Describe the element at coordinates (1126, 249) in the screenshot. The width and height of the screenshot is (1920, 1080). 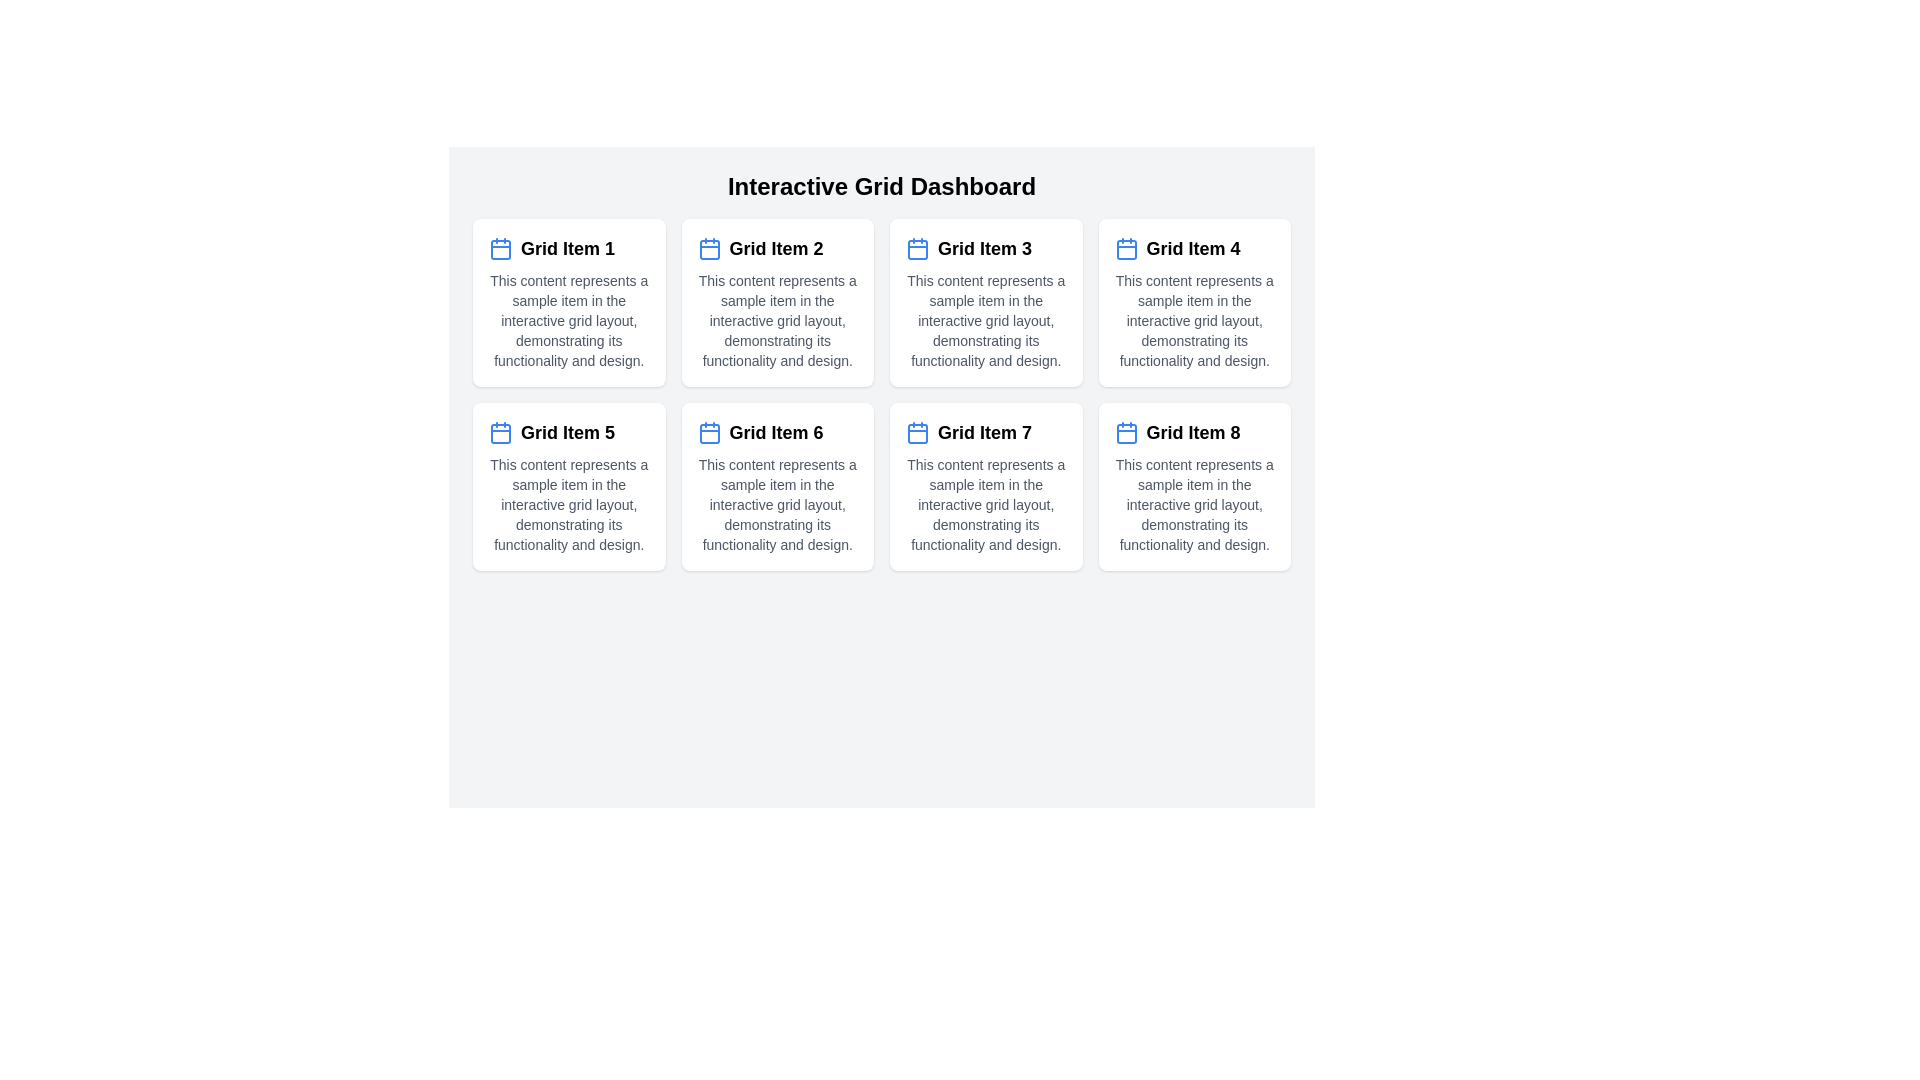
I see `the decorative rounded rectangle element located centrally within the calendar icon in the top-right corner of 'Grid Item 4'` at that location.